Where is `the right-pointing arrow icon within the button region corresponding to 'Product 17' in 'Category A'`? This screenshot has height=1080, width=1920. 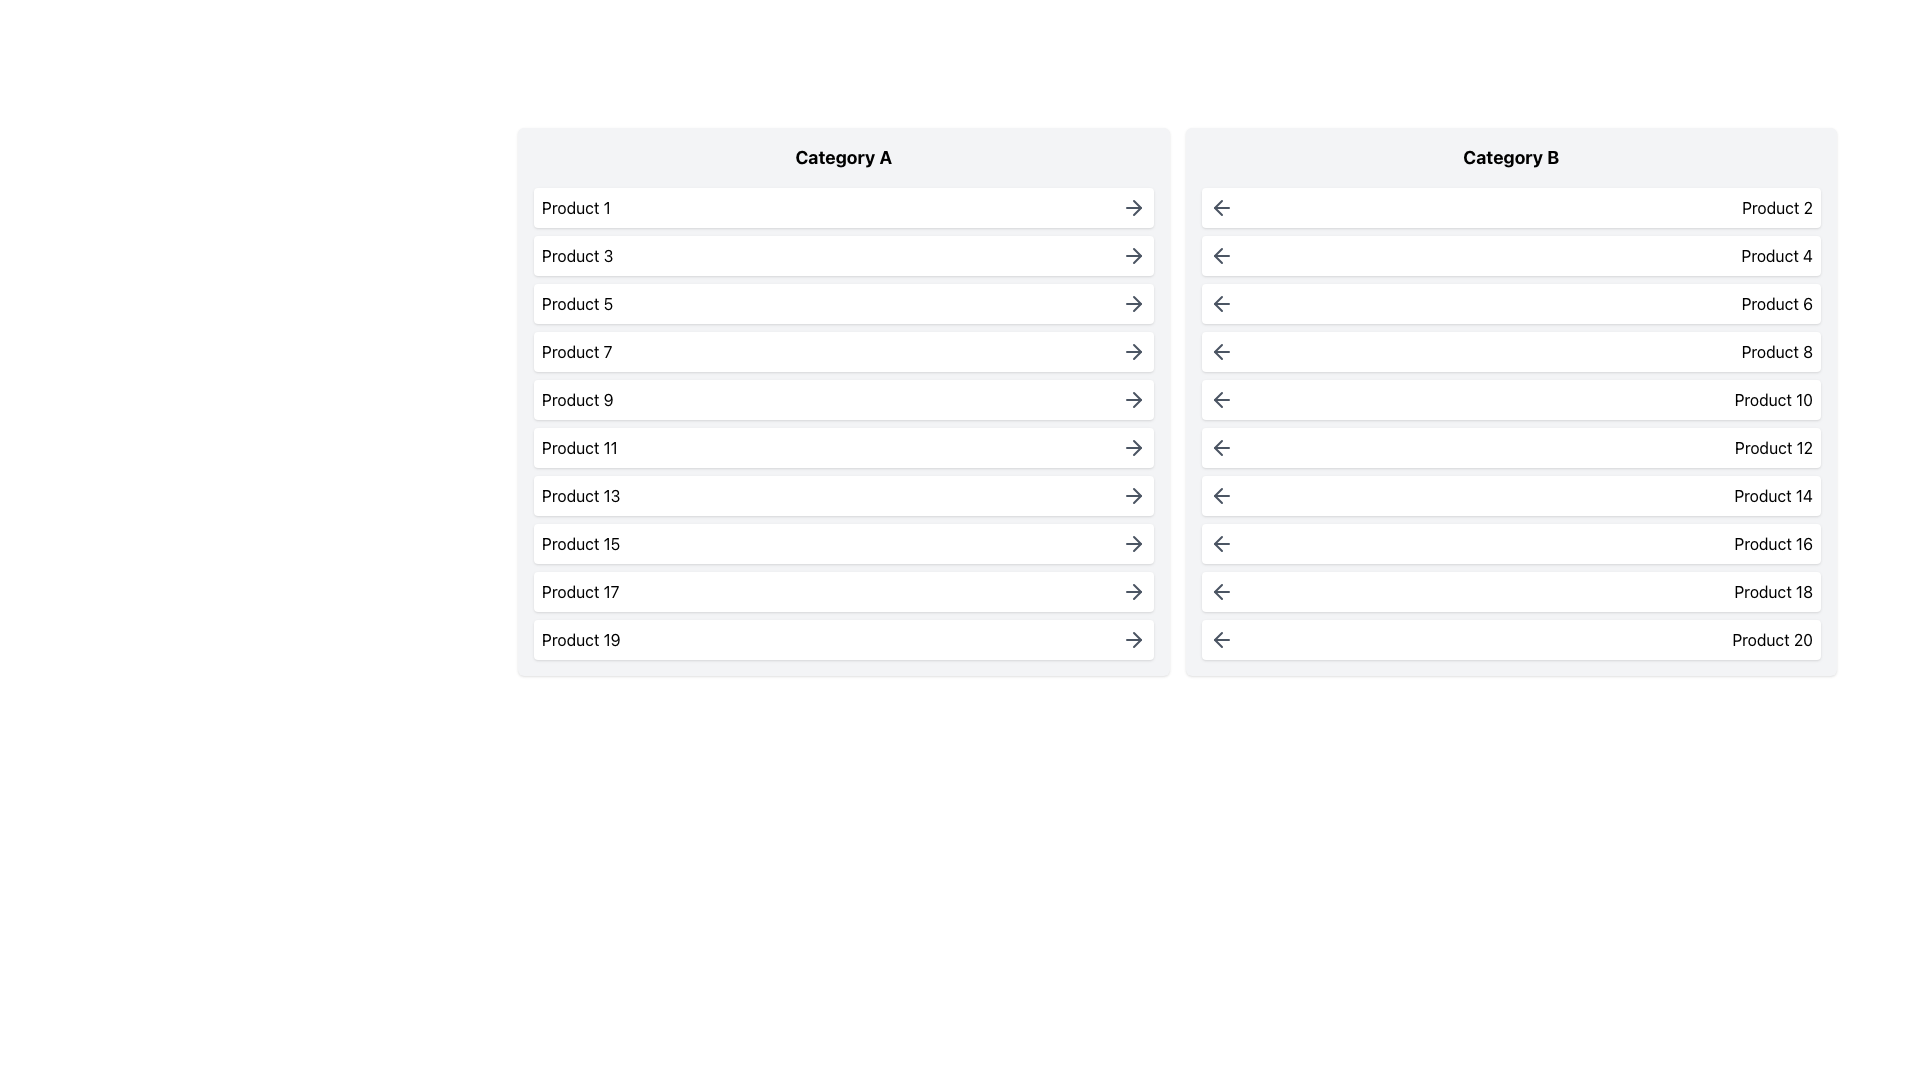
the right-pointing arrow icon within the button region corresponding to 'Product 17' in 'Category A' is located at coordinates (1137, 590).